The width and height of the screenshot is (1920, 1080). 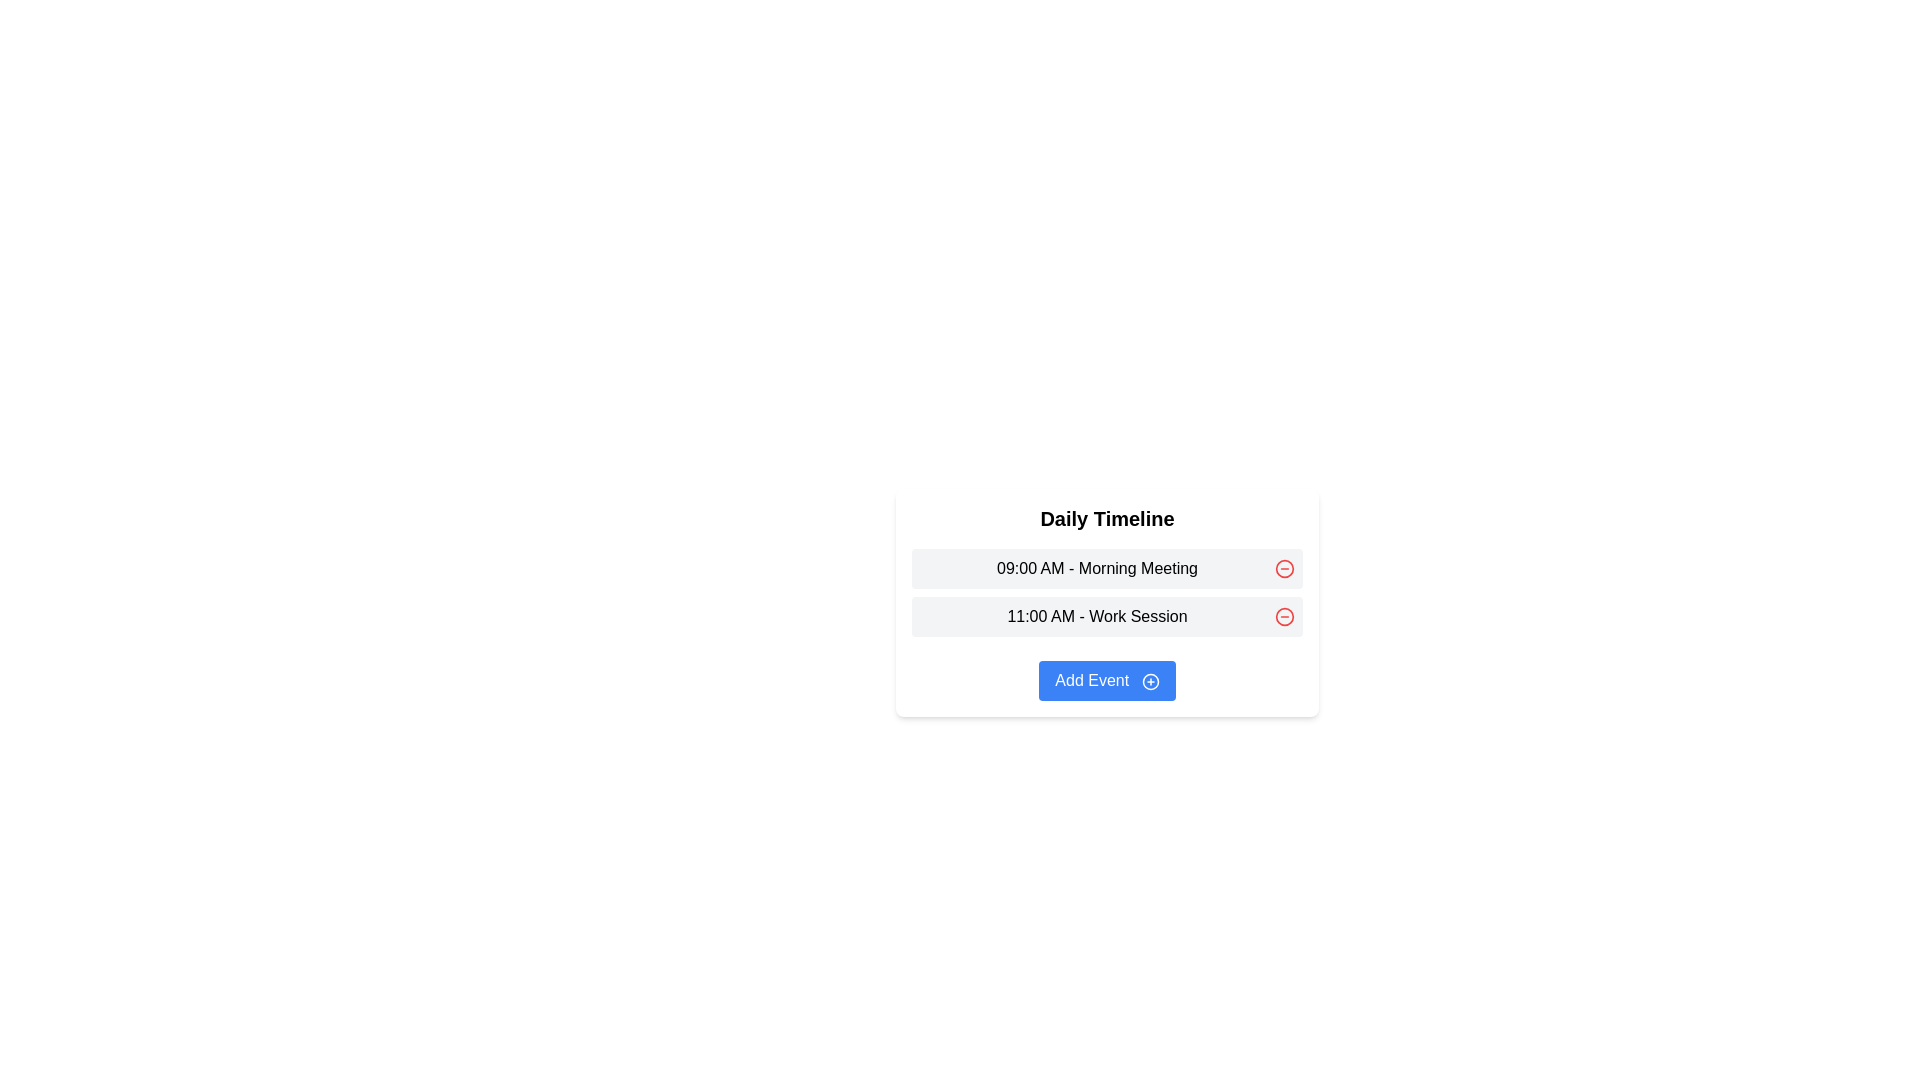 I want to click on the circular icon with a plus sign located to the right of the 'Add Event' button's text, so click(x=1150, y=680).